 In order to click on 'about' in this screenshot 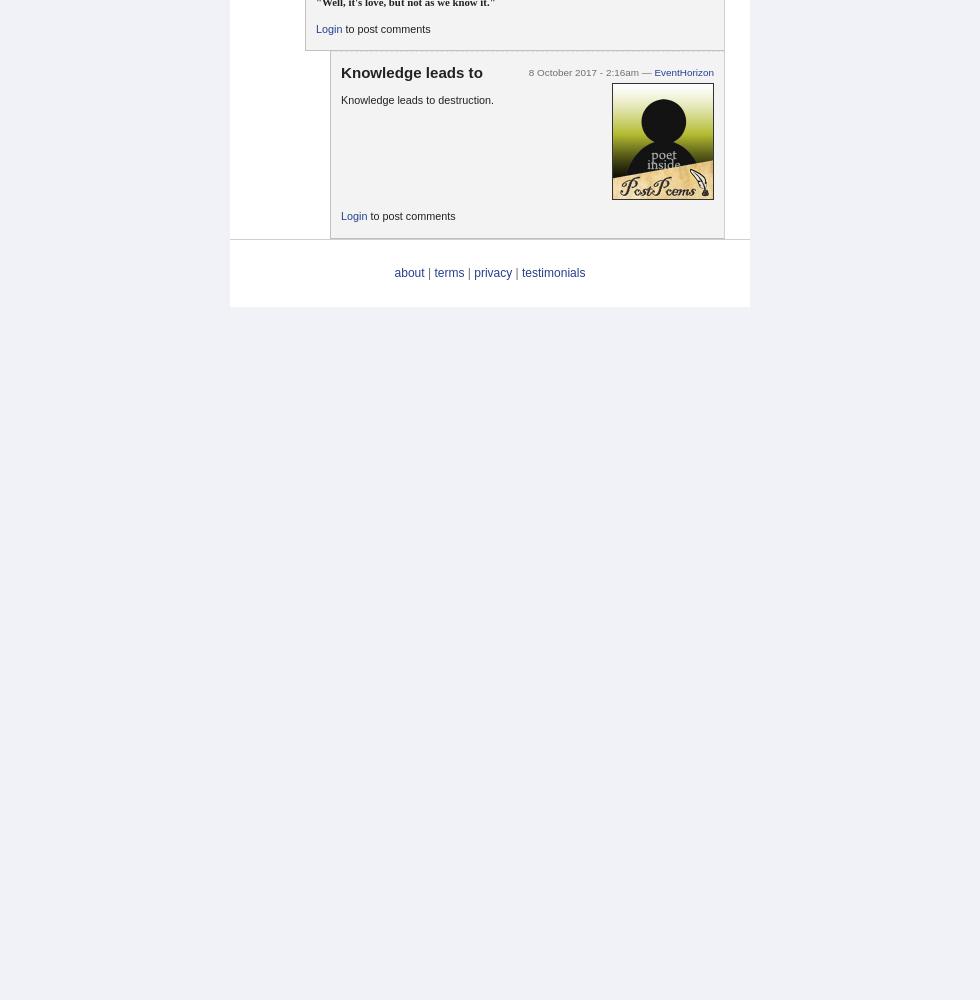, I will do `click(393, 272)`.